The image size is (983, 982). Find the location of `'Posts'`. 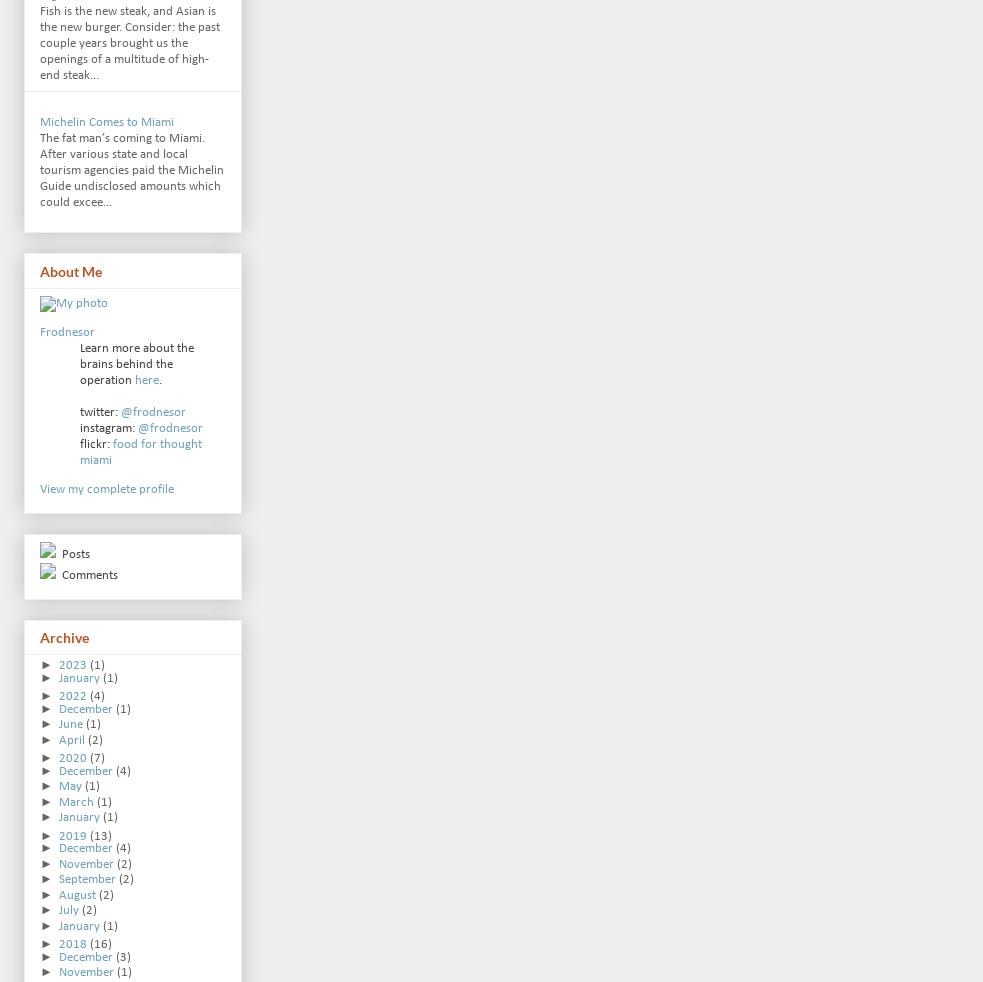

'Posts' is located at coordinates (73, 552).